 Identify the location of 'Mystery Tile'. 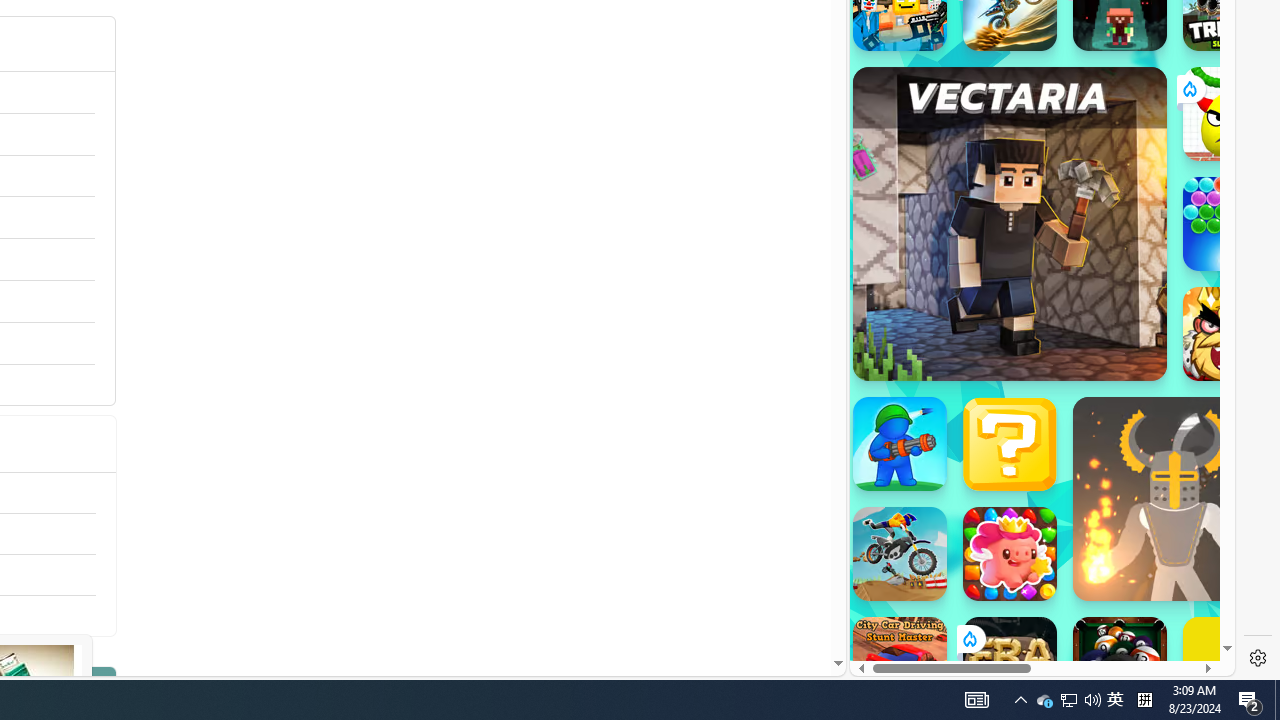
(1009, 442).